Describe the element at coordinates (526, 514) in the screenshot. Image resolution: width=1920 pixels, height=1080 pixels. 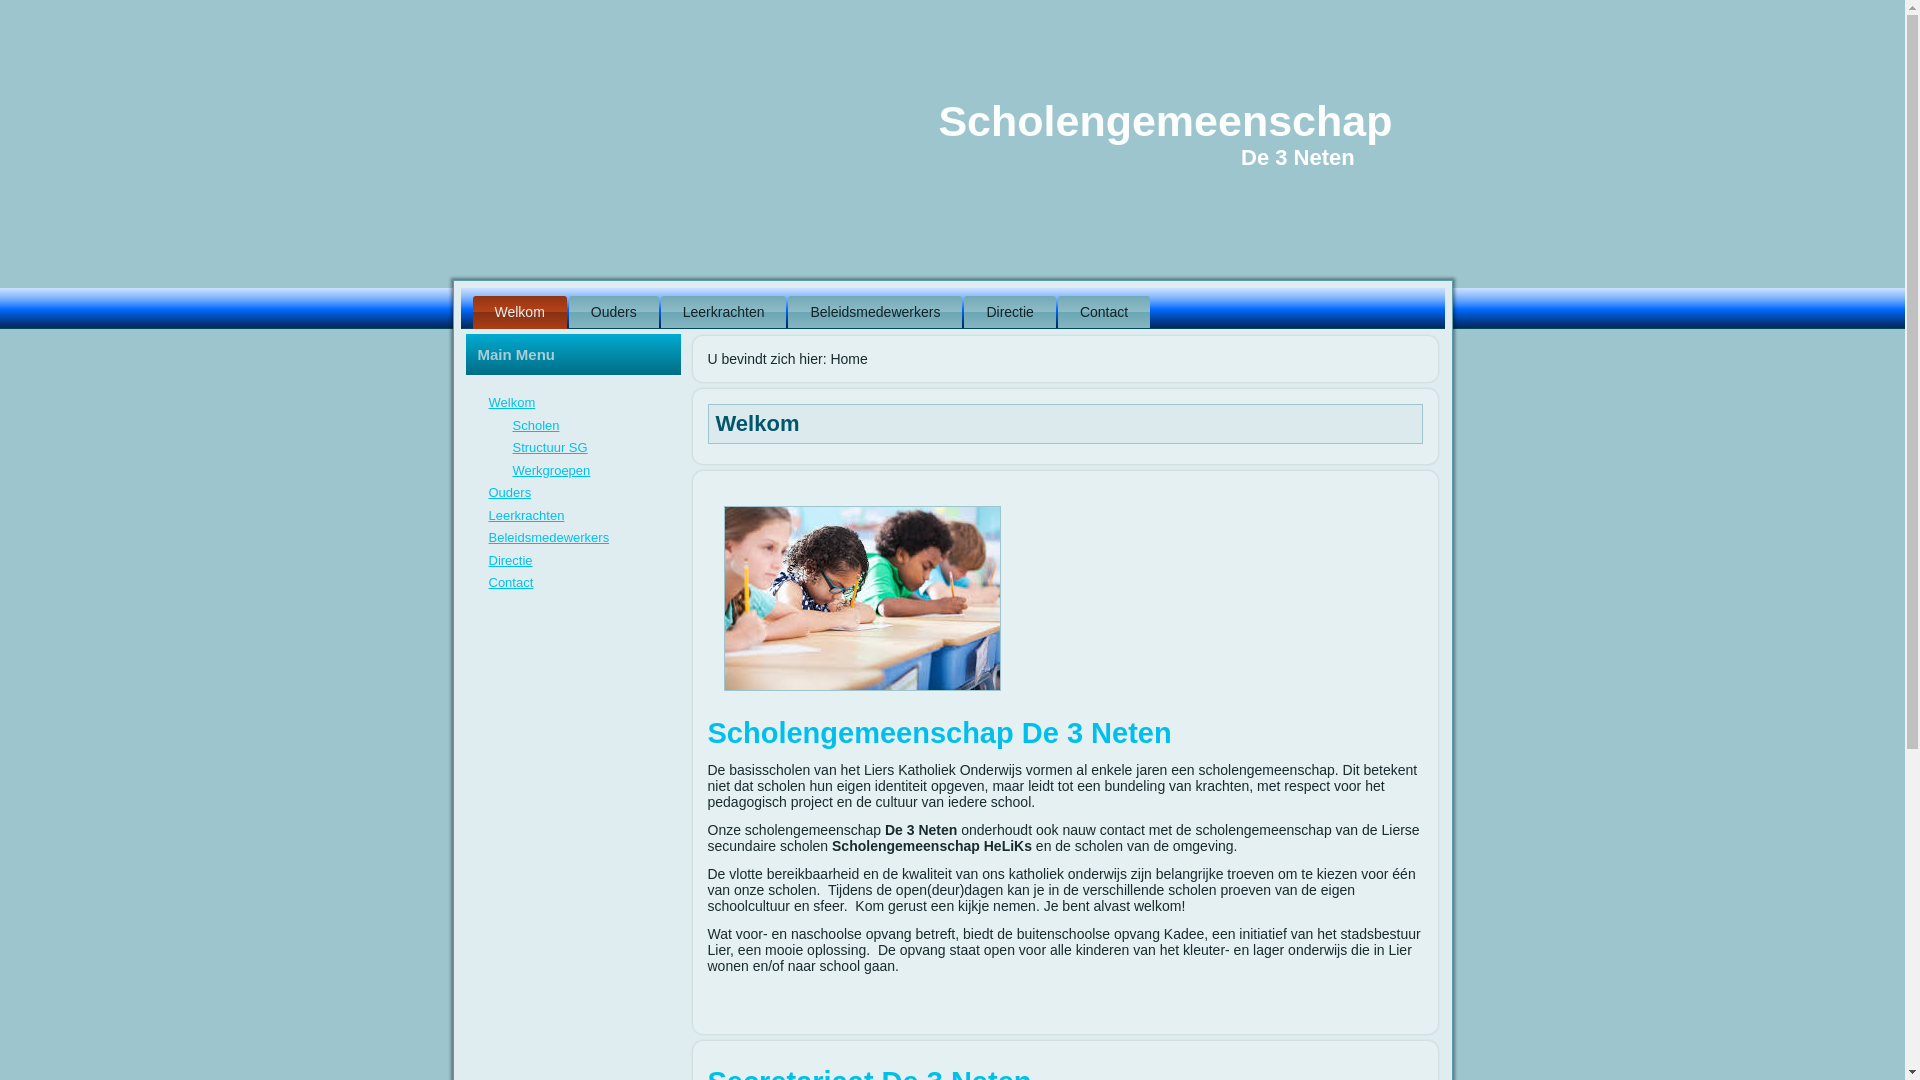
I see `'Leerkrachten'` at that location.